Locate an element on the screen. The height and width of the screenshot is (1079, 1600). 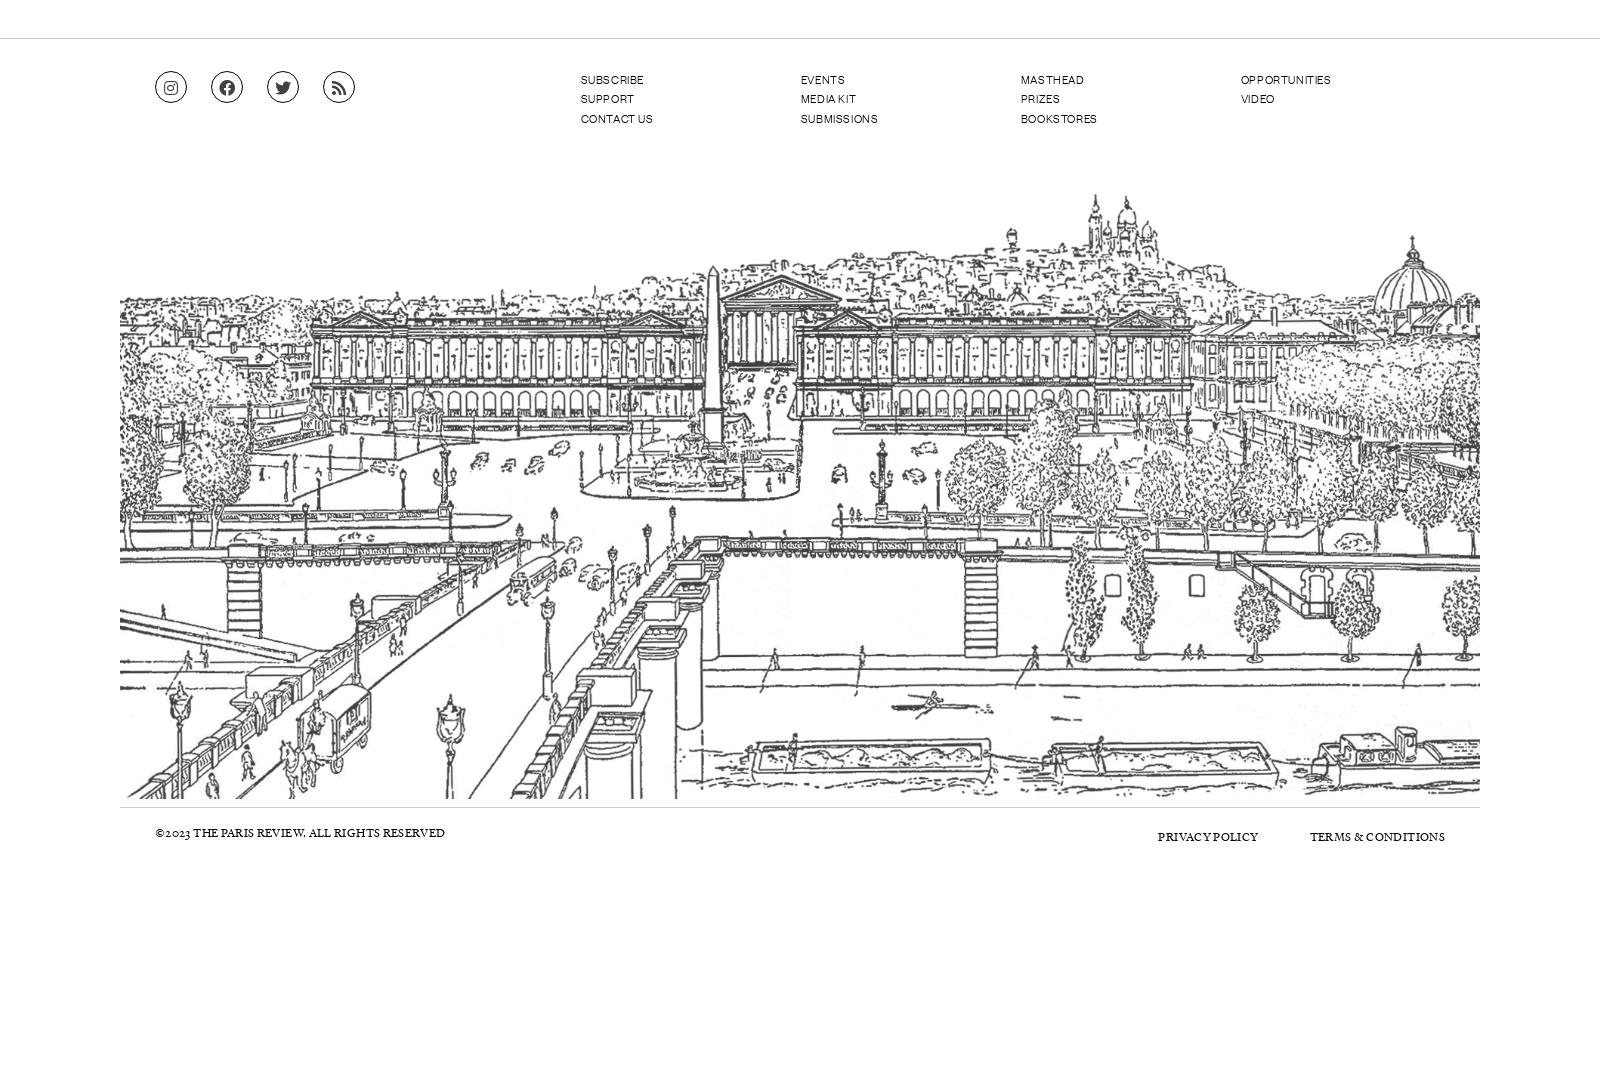
'Video' is located at coordinates (1239, 97).